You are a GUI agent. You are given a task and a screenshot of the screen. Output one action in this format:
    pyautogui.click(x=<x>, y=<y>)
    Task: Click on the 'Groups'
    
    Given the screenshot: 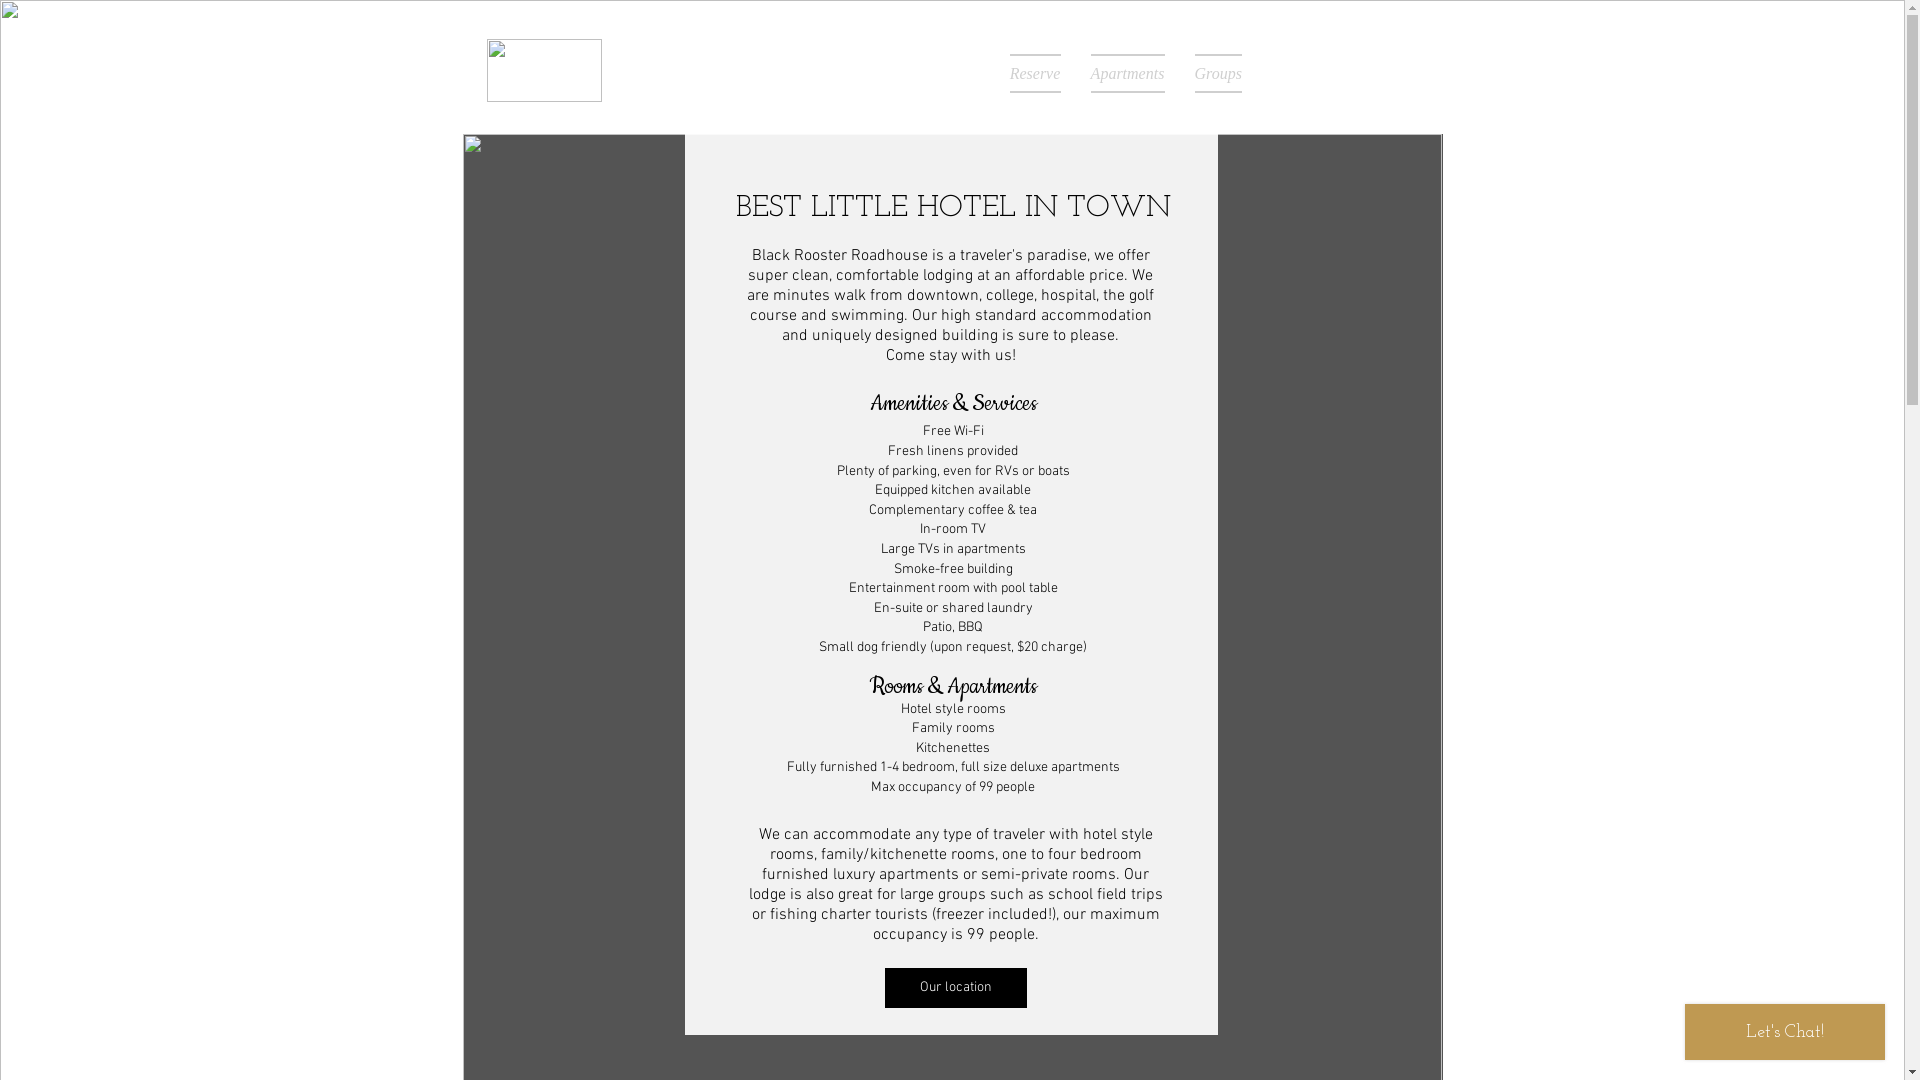 What is the action you would take?
    pyautogui.click(x=1180, y=72)
    